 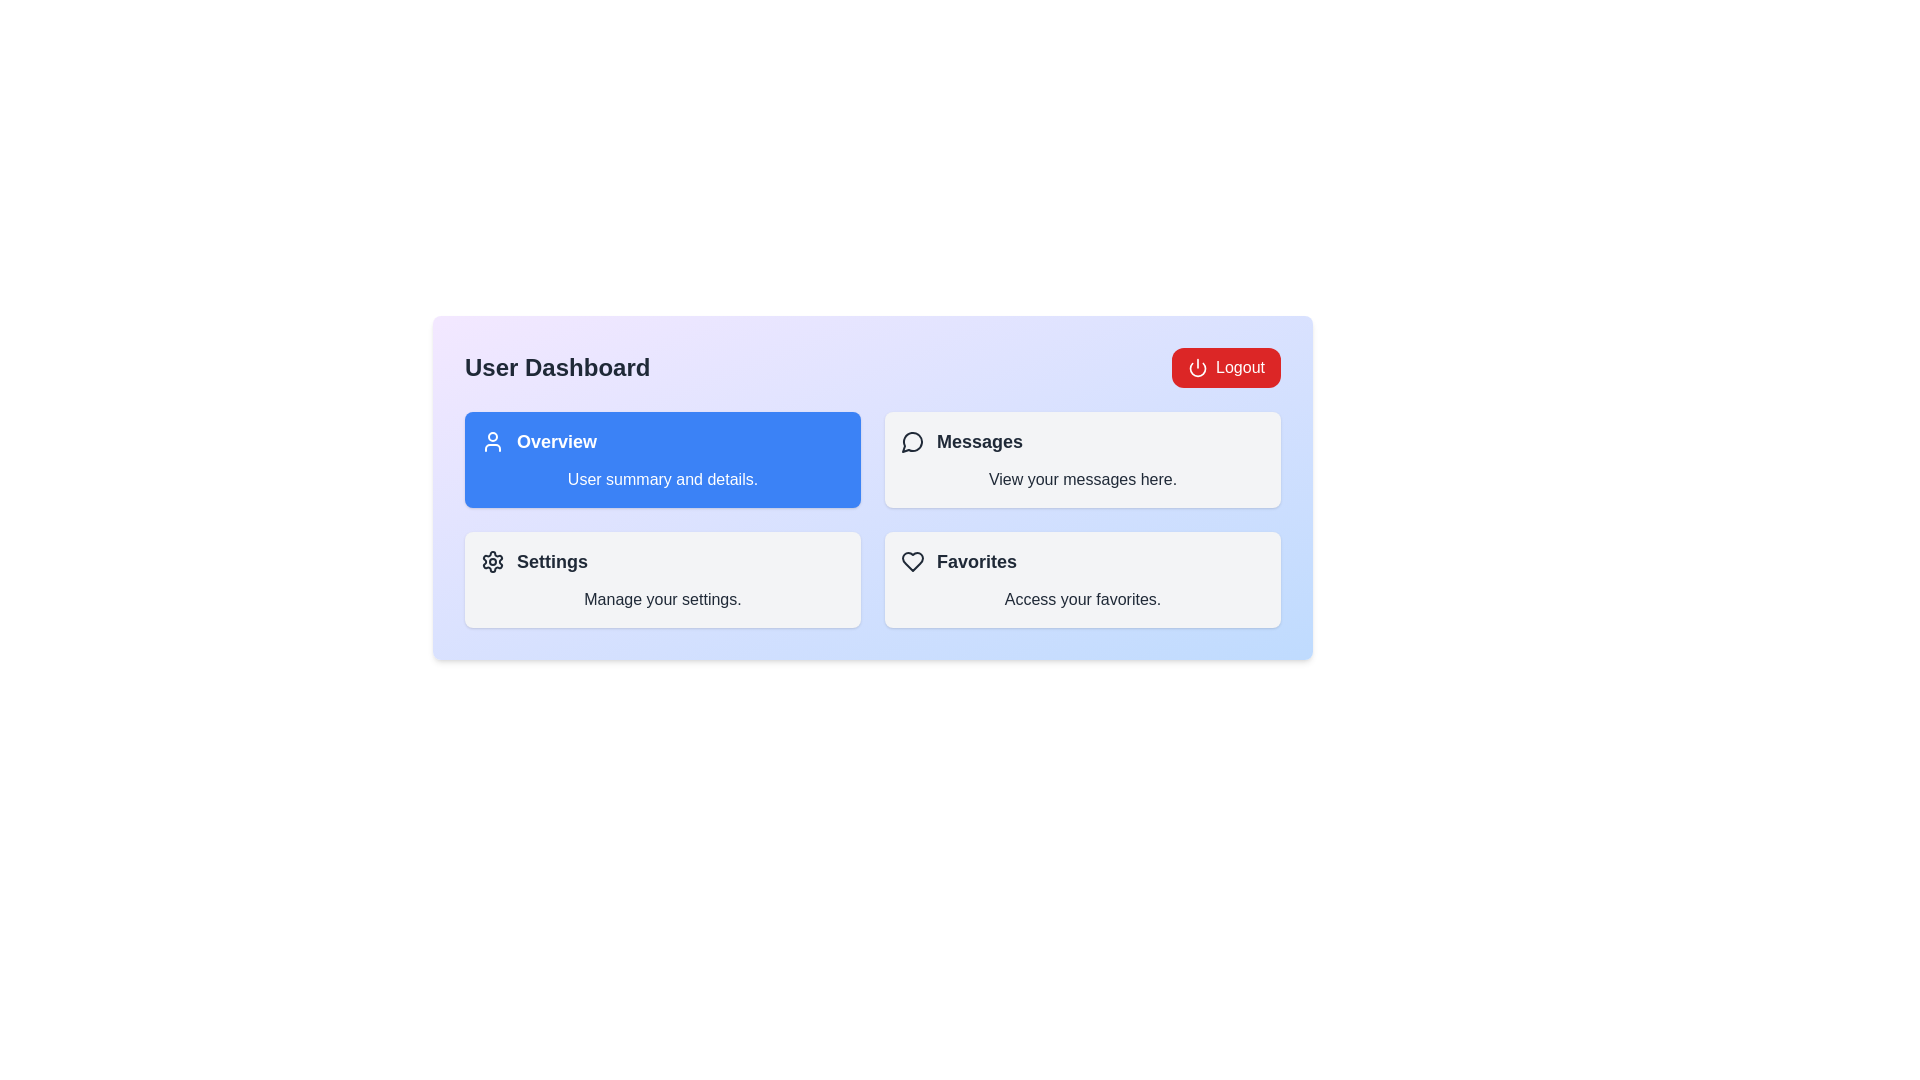 What do you see at coordinates (1225, 367) in the screenshot?
I see `the 'Logout' button with a red background and rounded corners located at the top-right corner of the User Dashboard to initiate logout` at bounding box center [1225, 367].